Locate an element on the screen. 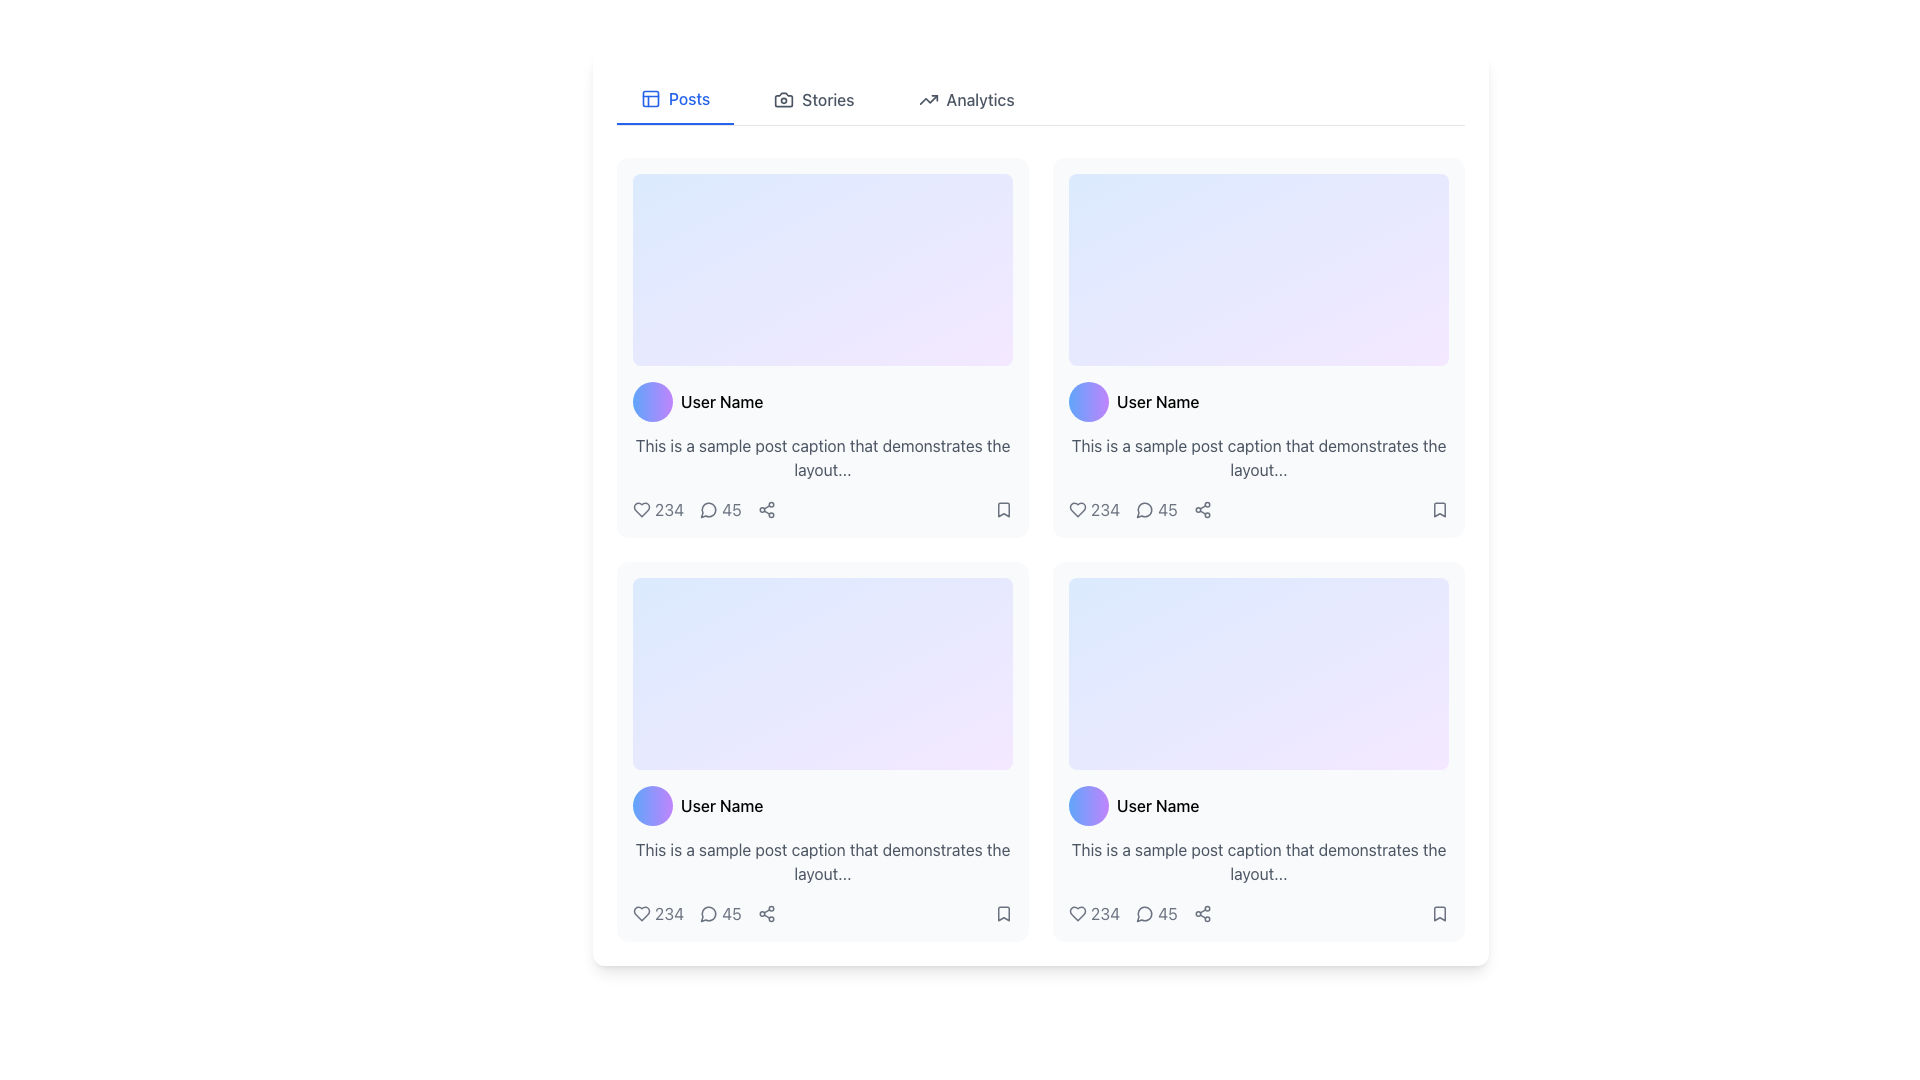 The width and height of the screenshot is (1920, 1080). the small share icon represented by three interconnected circles arranged in a triangular pattern, located in the footer section of a content card is located at coordinates (1201, 914).